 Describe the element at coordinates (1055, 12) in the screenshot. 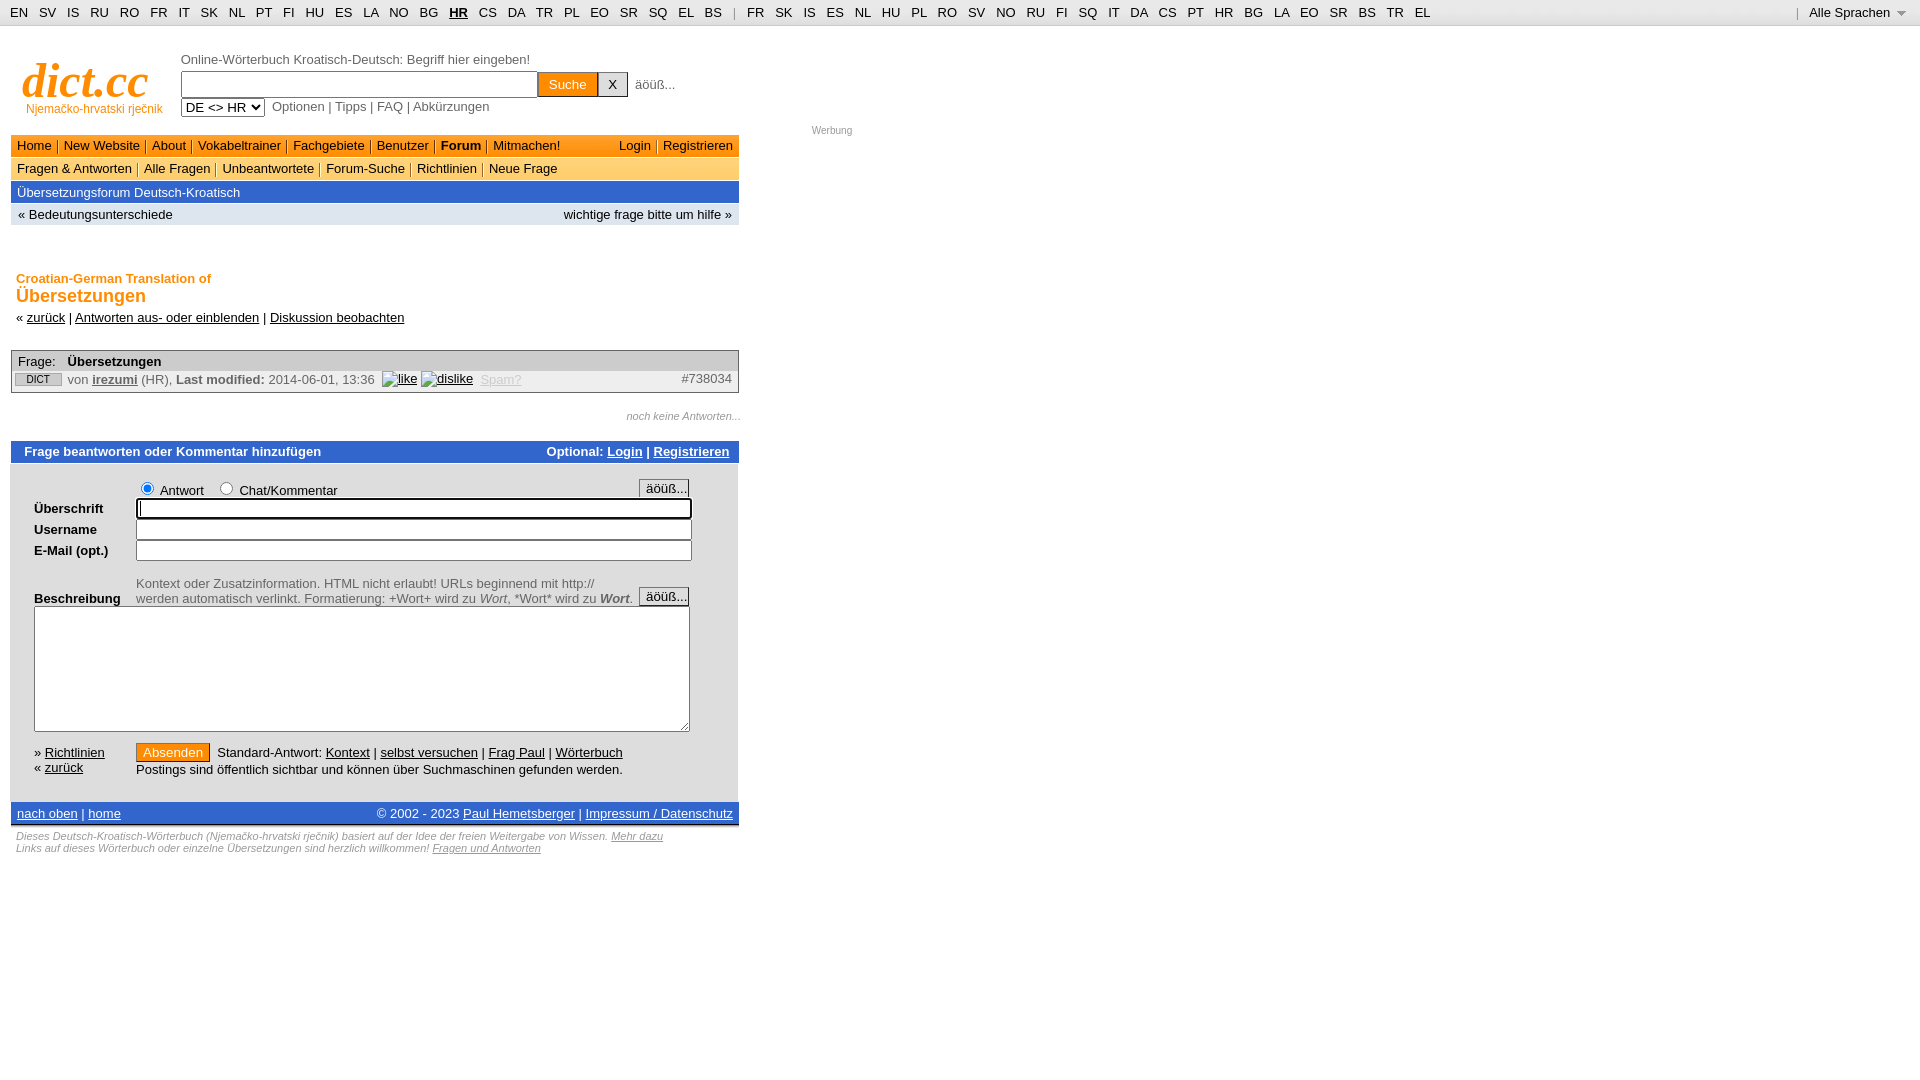

I see `'FI'` at that location.